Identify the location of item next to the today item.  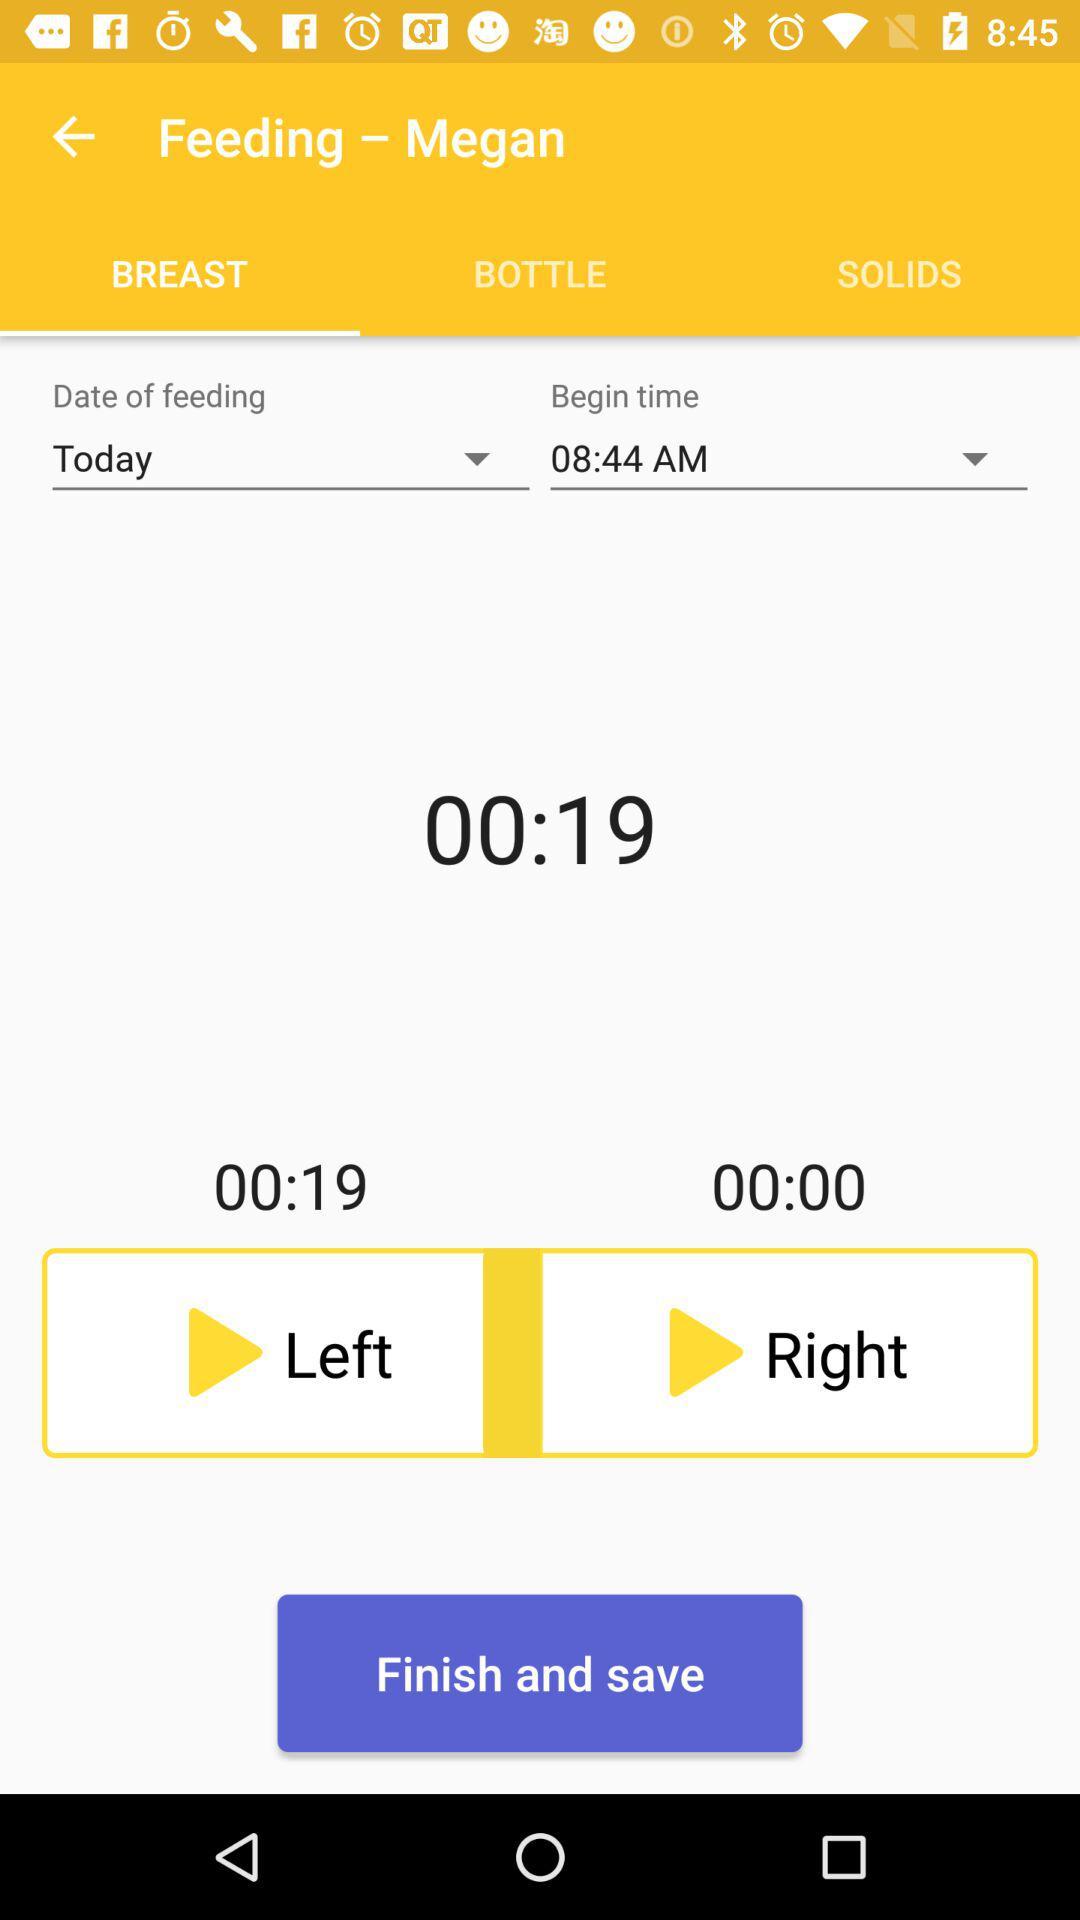
(788, 457).